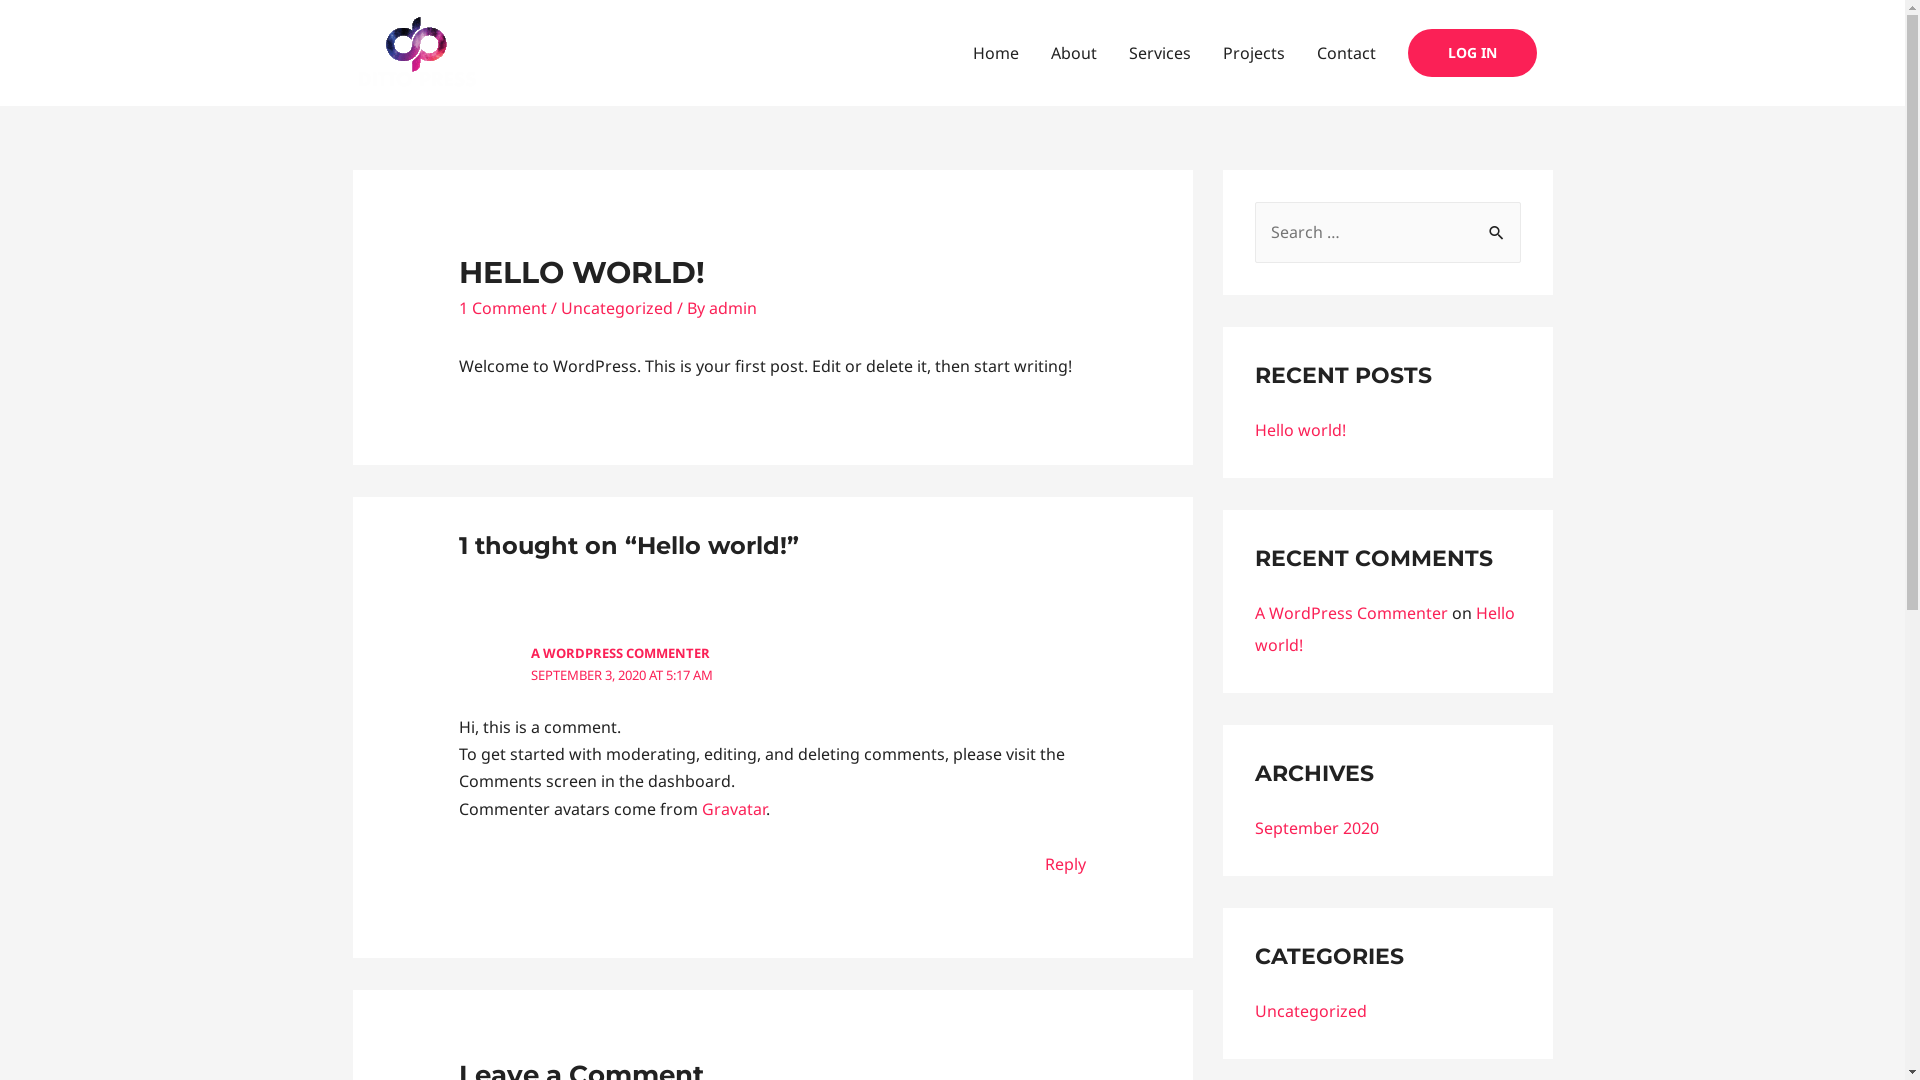  I want to click on 'SEPTEMBER 3, 2020 AT 5:17 AM', so click(621, 675).